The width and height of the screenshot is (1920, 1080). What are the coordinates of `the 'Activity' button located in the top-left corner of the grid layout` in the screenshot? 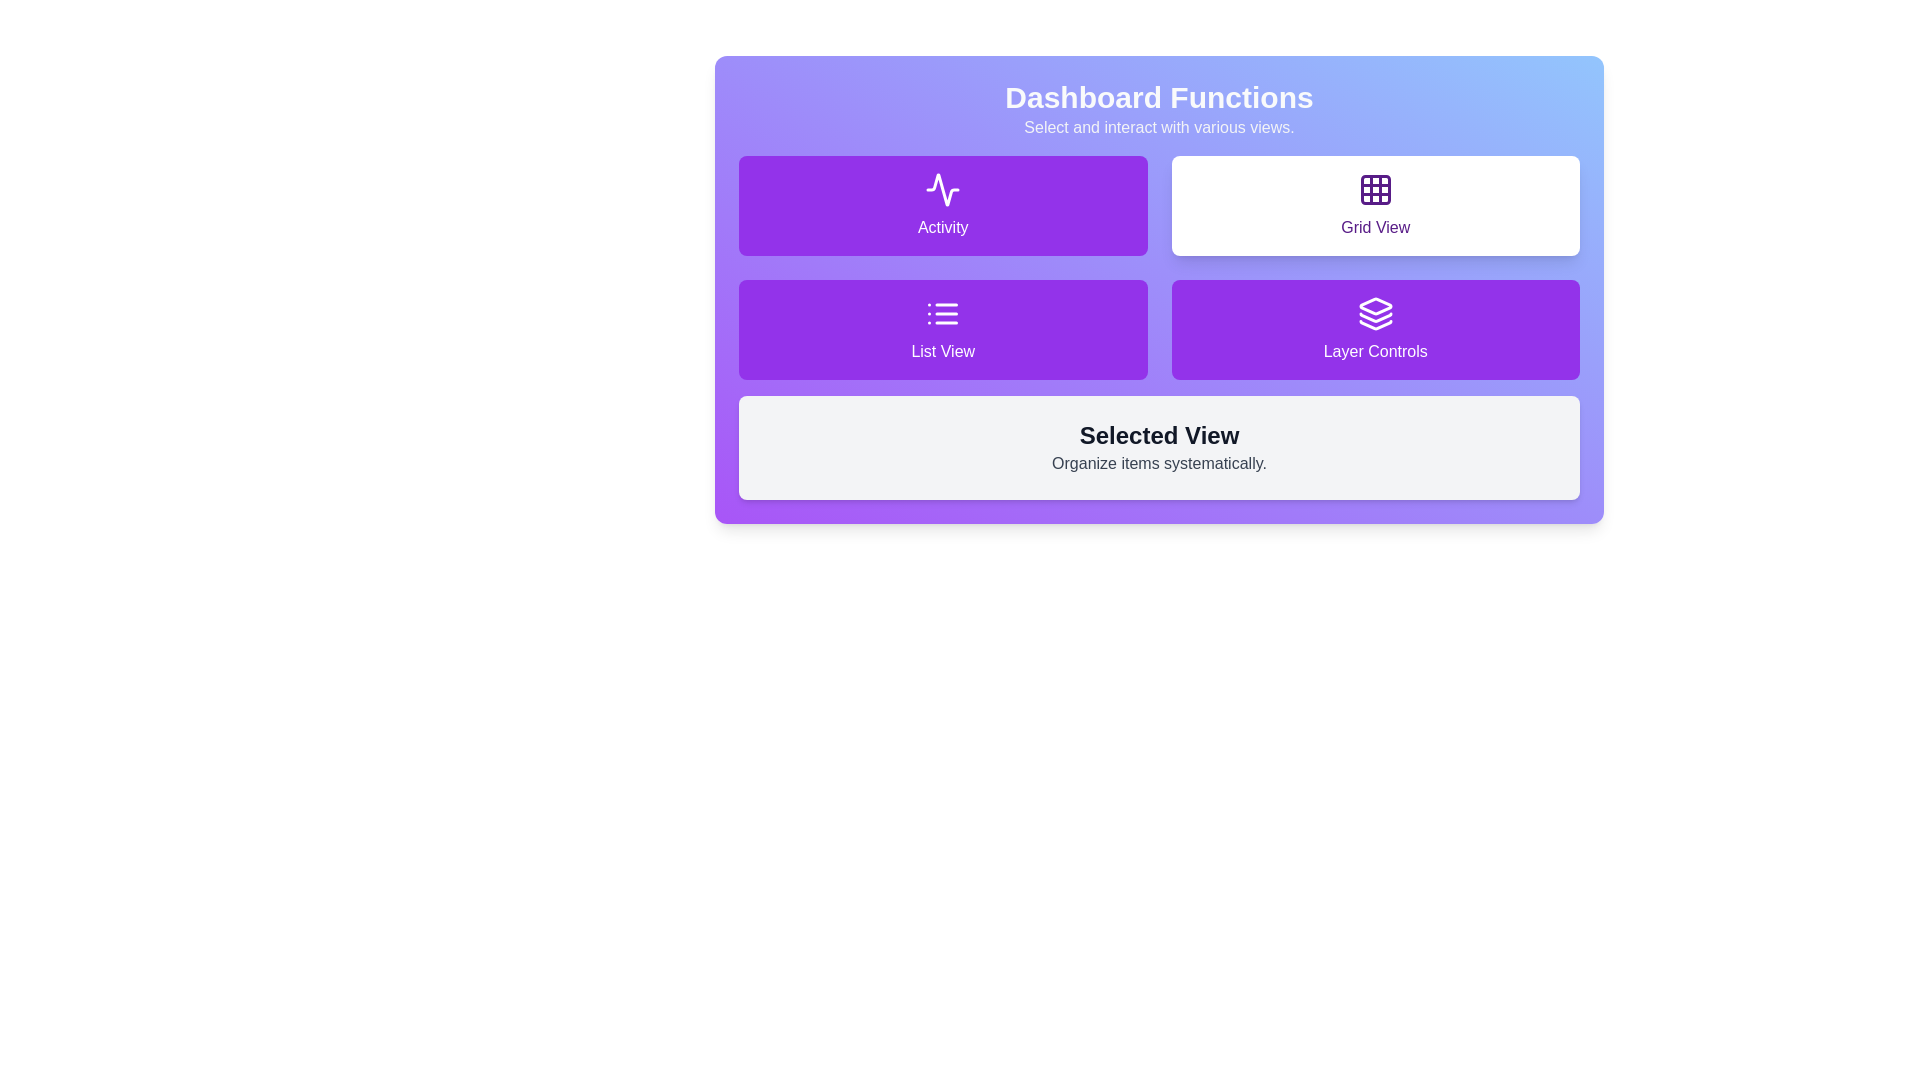 It's located at (942, 205).